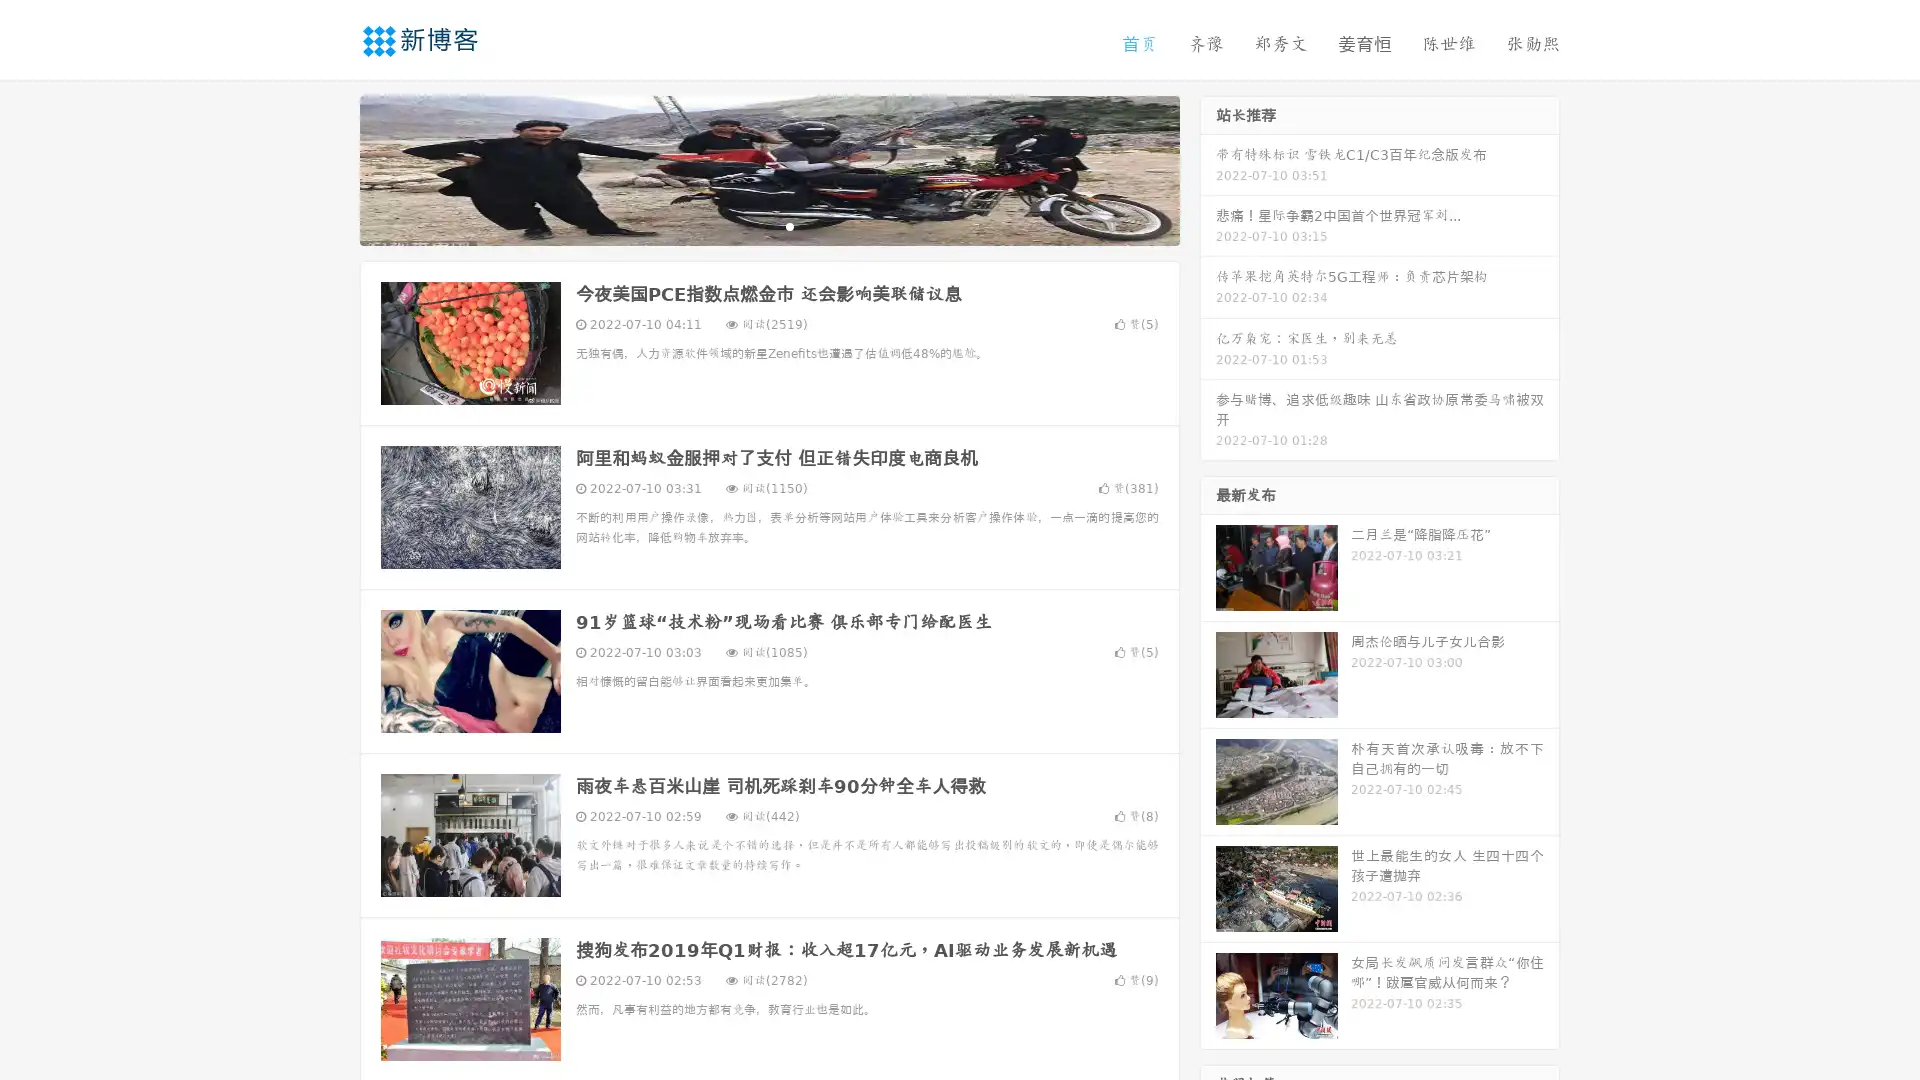 Image resolution: width=1920 pixels, height=1080 pixels. I want to click on Next slide, so click(1208, 168).